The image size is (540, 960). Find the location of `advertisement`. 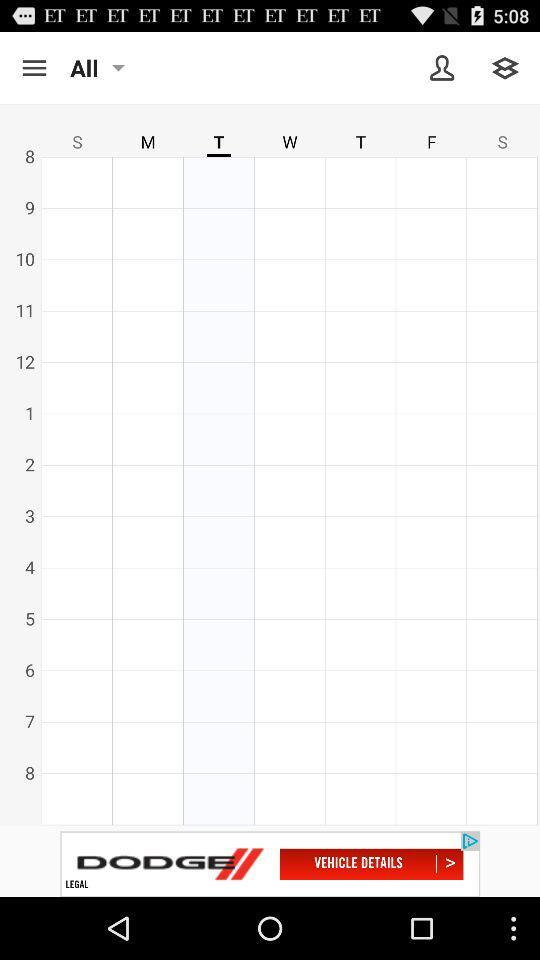

advertisement is located at coordinates (270, 863).